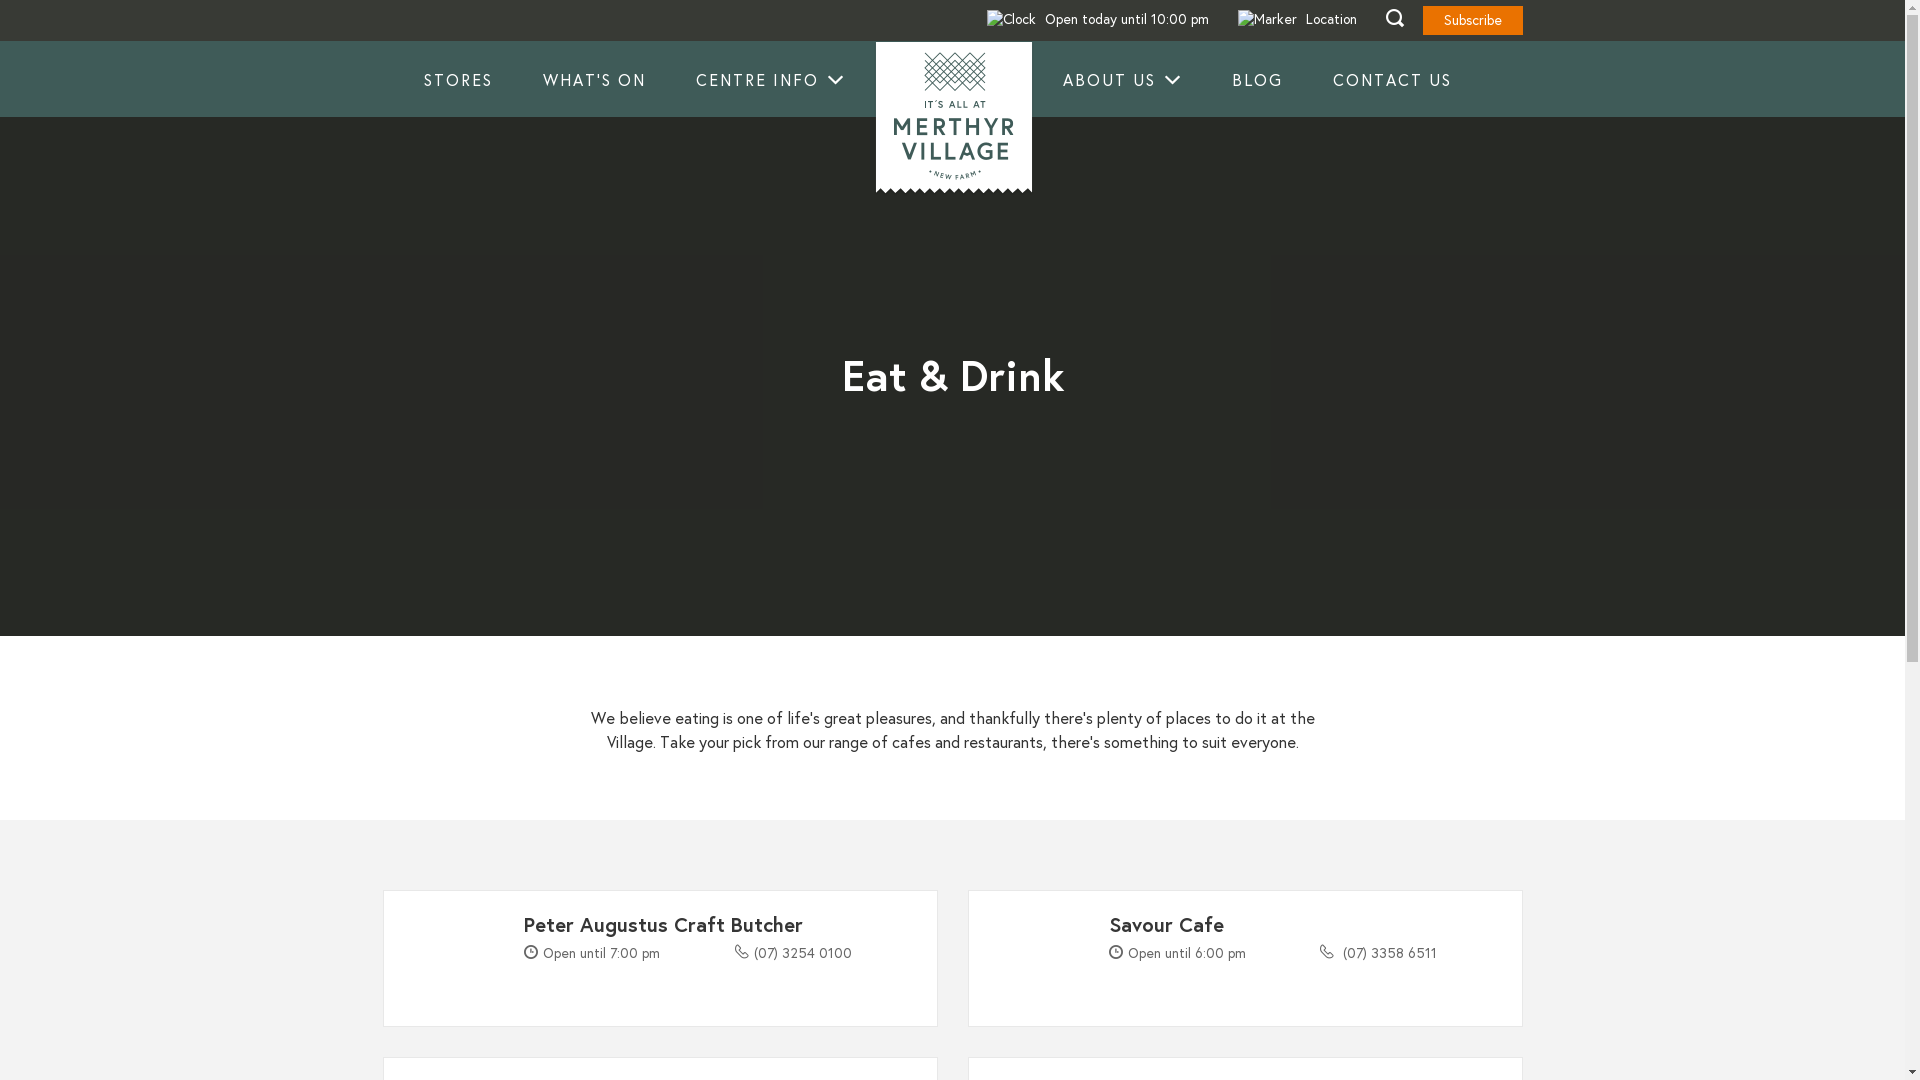  I want to click on 'Subscribe', so click(1472, 20).